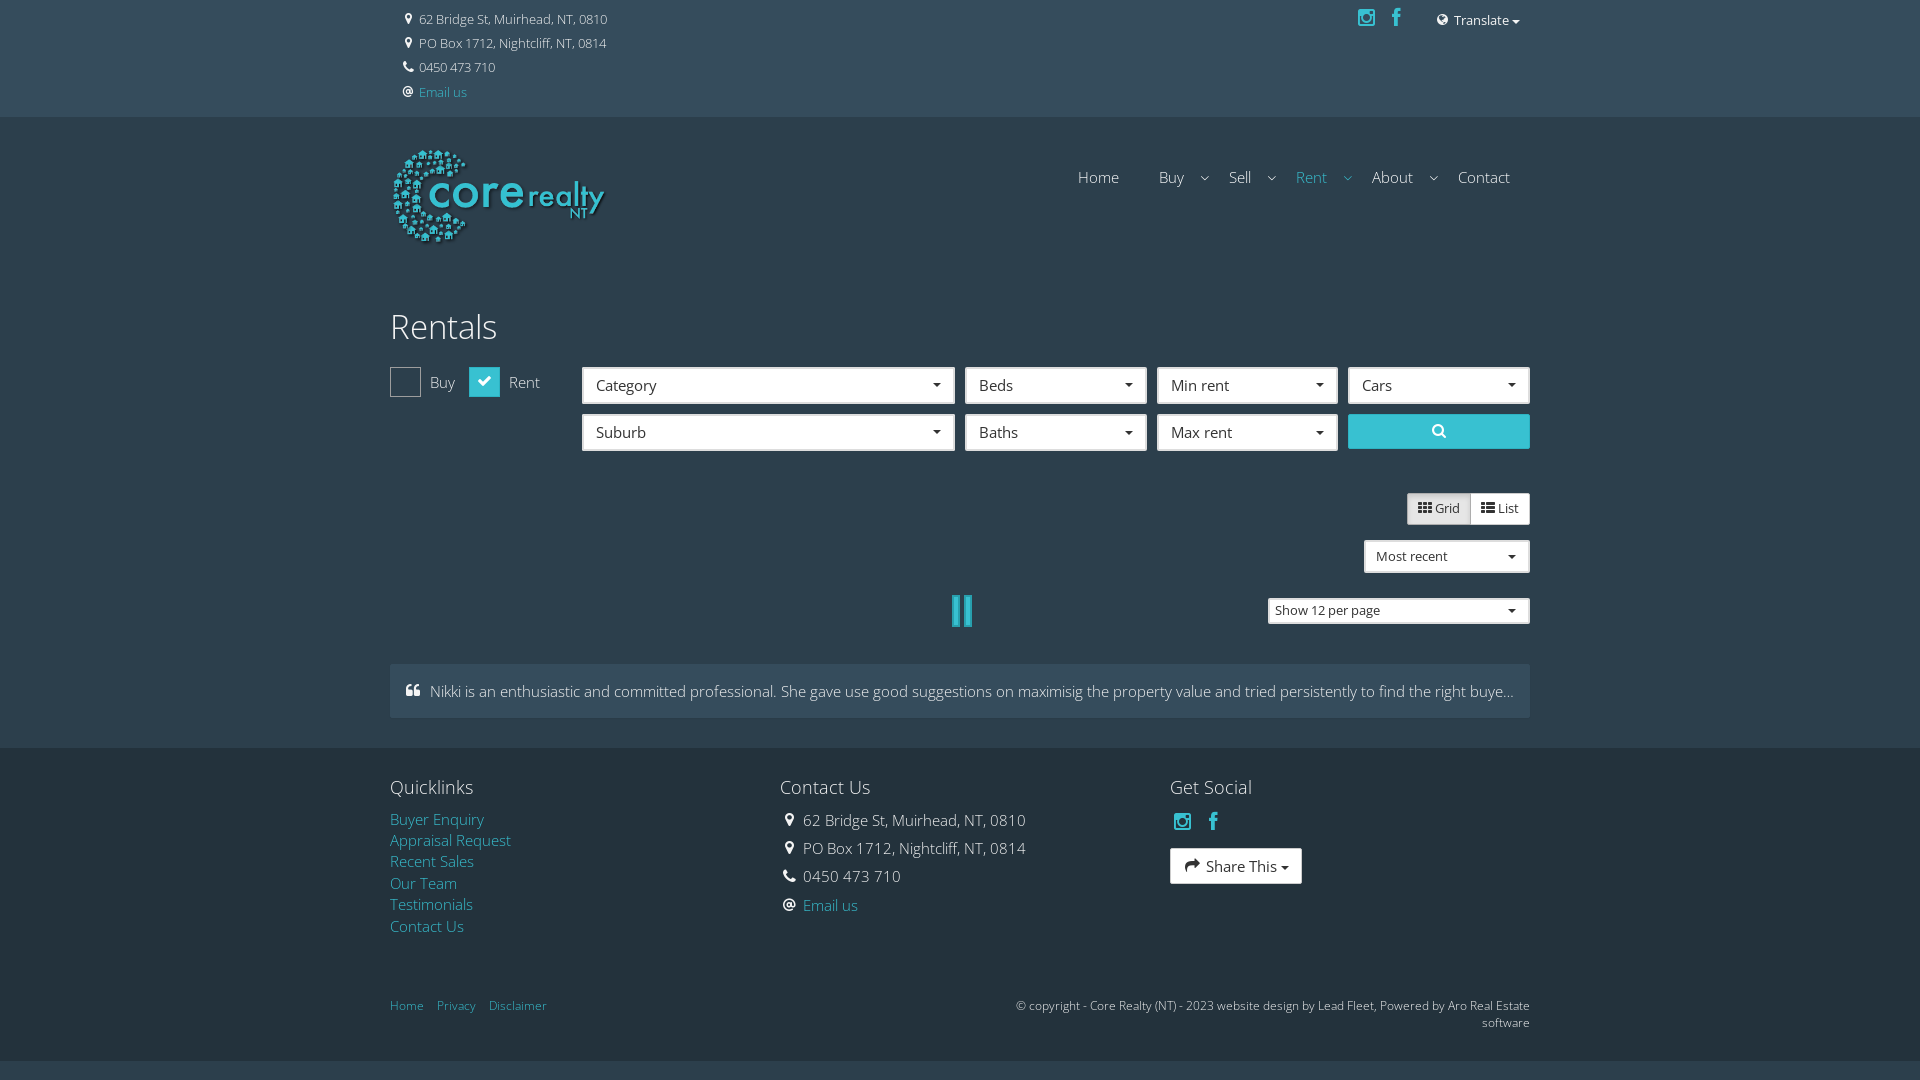 The image size is (1920, 1080). Describe the element at coordinates (767, 431) in the screenshot. I see `'Suburb` at that location.